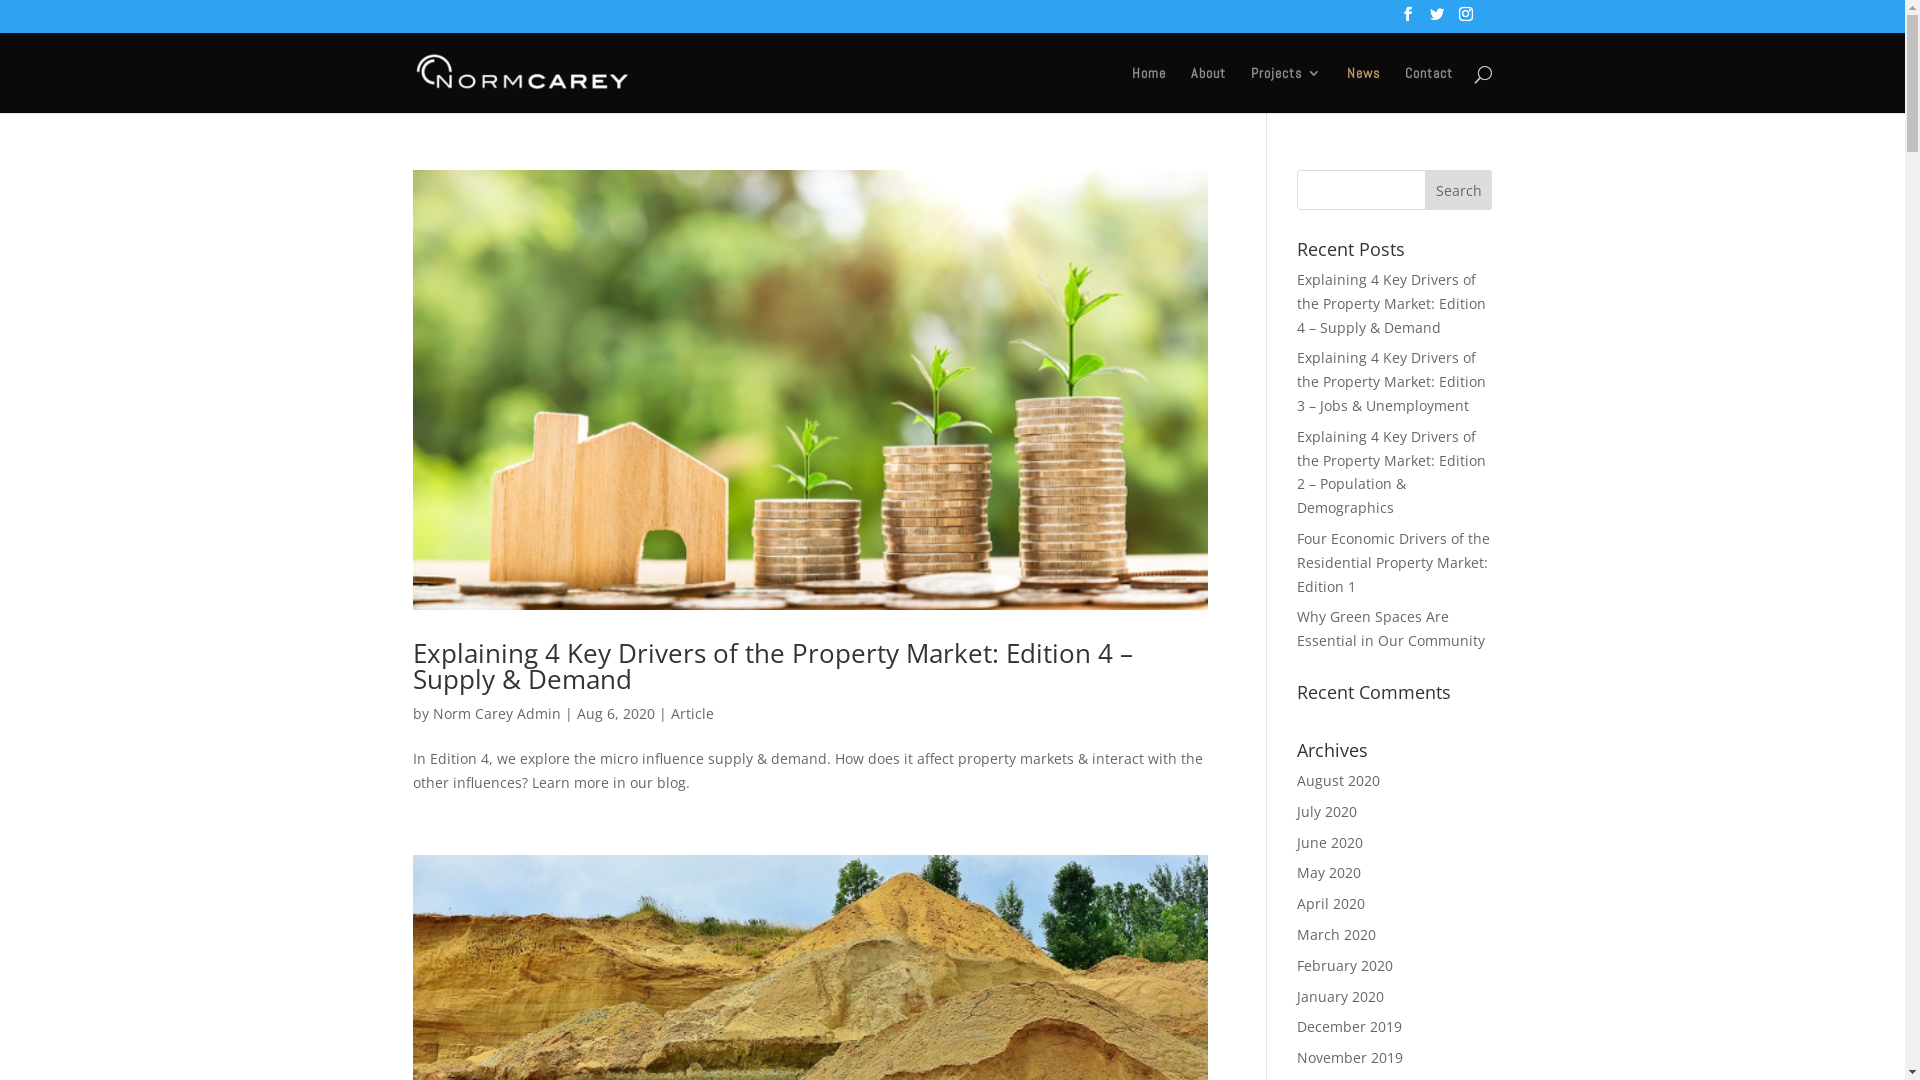 This screenshot has width=1920, height=1080. Describe the element at coordinates (1344, 964) in the screenshot. I see `'February 2020'` at that location.